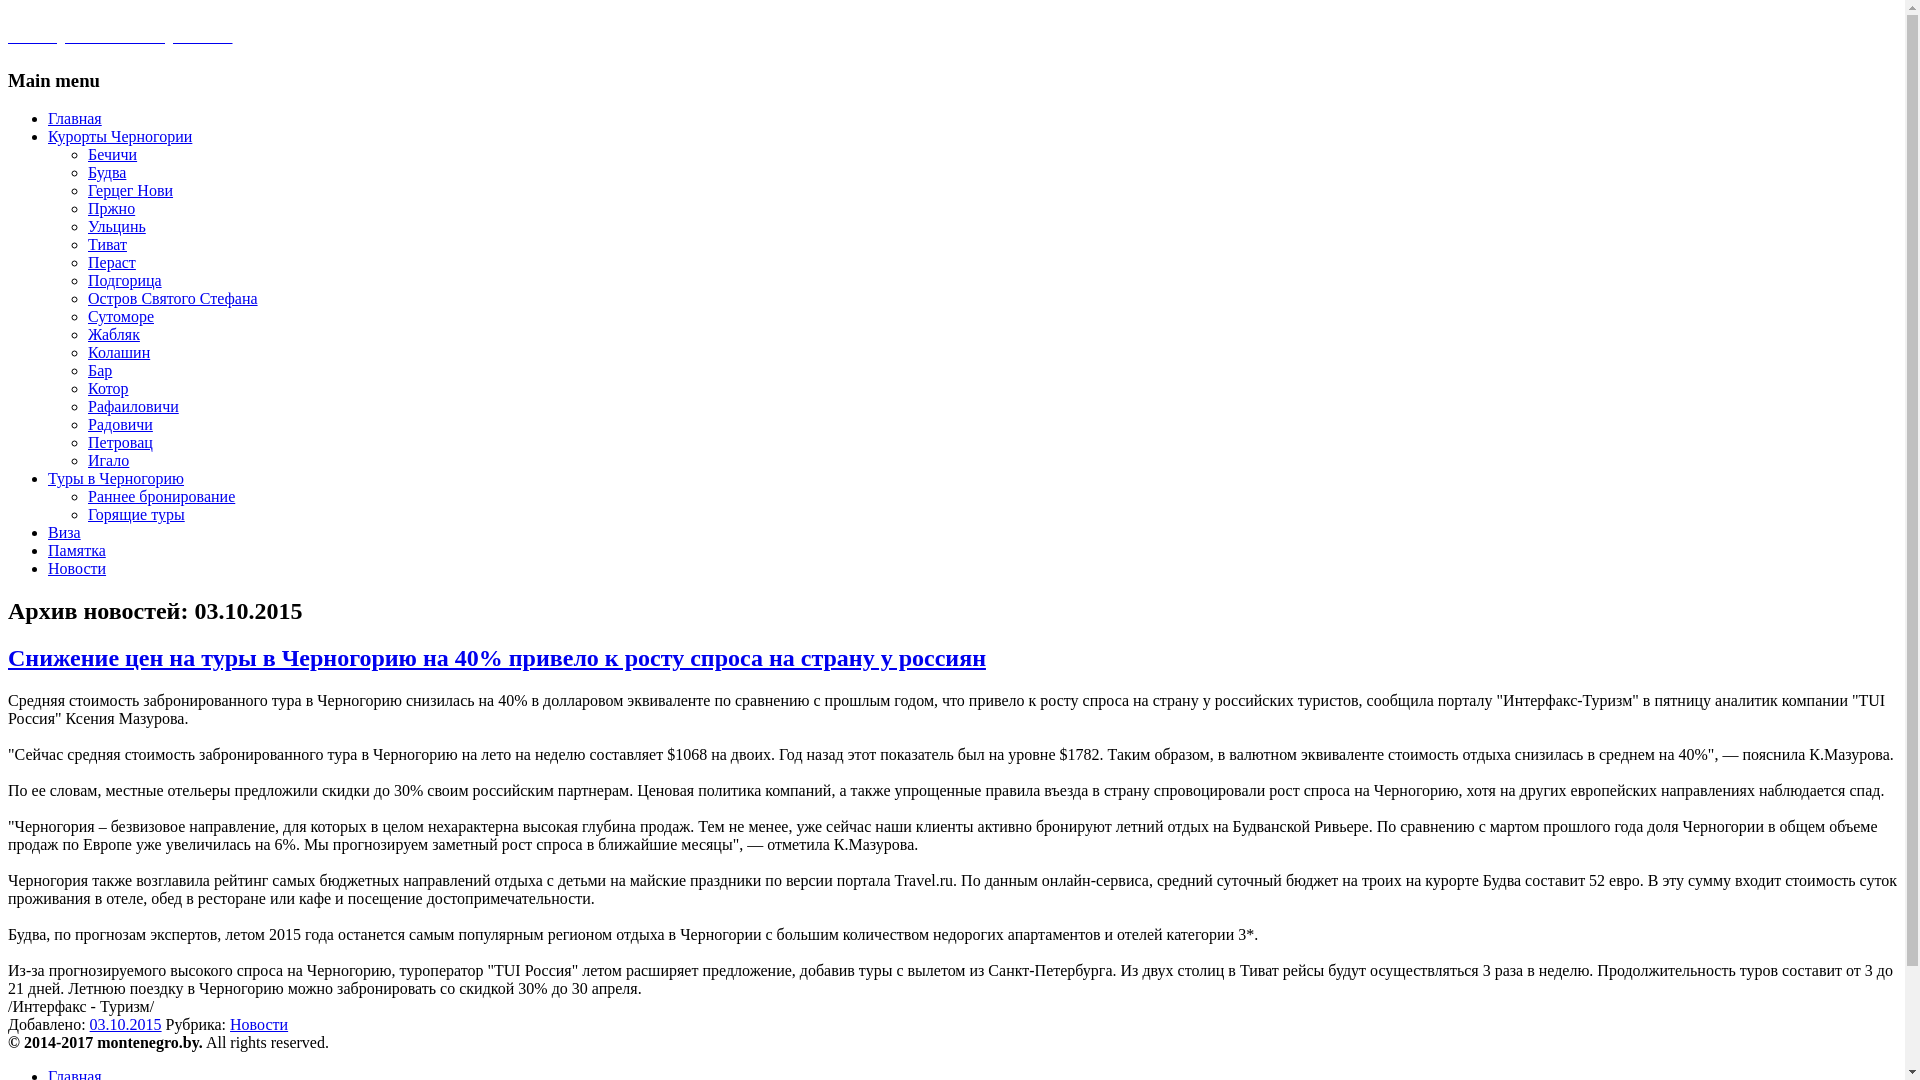 The image size is (1920, 1080). What do you see at coordinates (124, 1024) in the screenshot?
I see `'03.10.2015'` at bounding box center [124, 1024].